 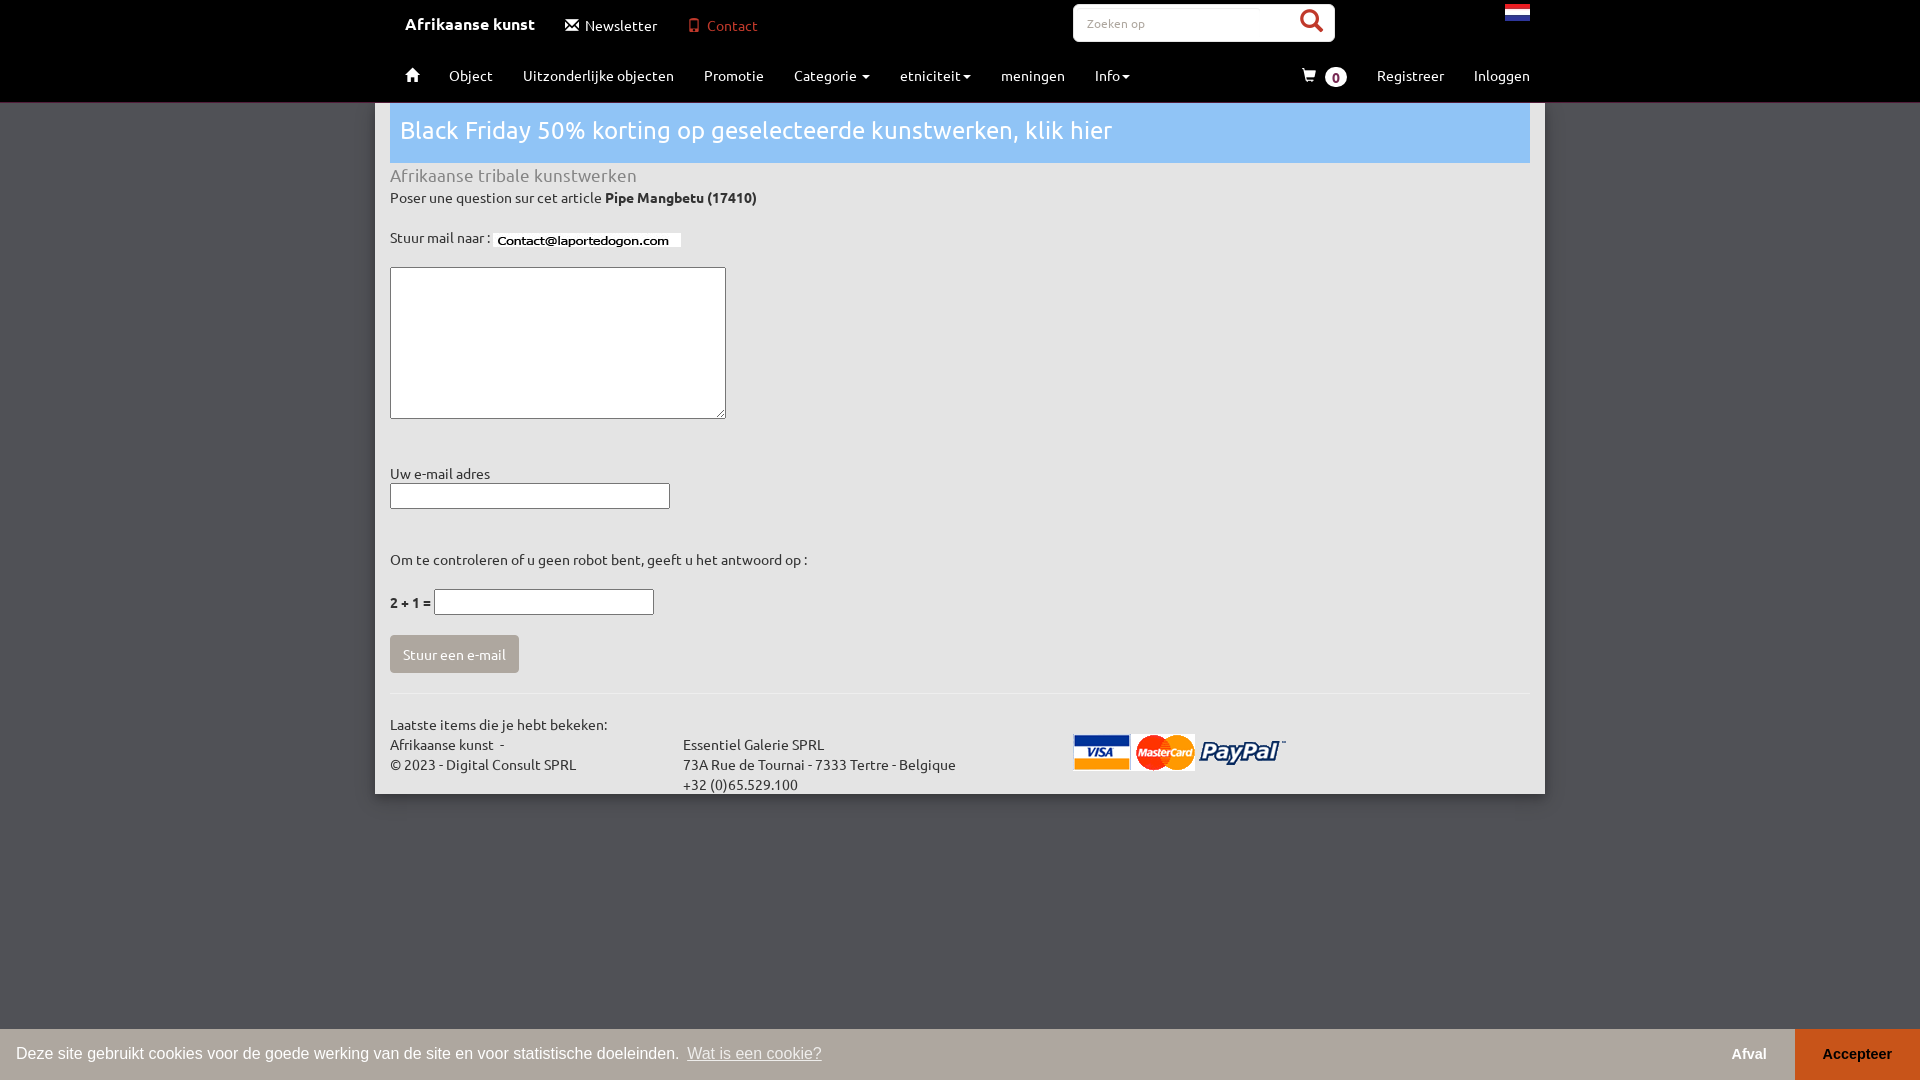 I want to click on '   0', so click(x=1324, y=75).